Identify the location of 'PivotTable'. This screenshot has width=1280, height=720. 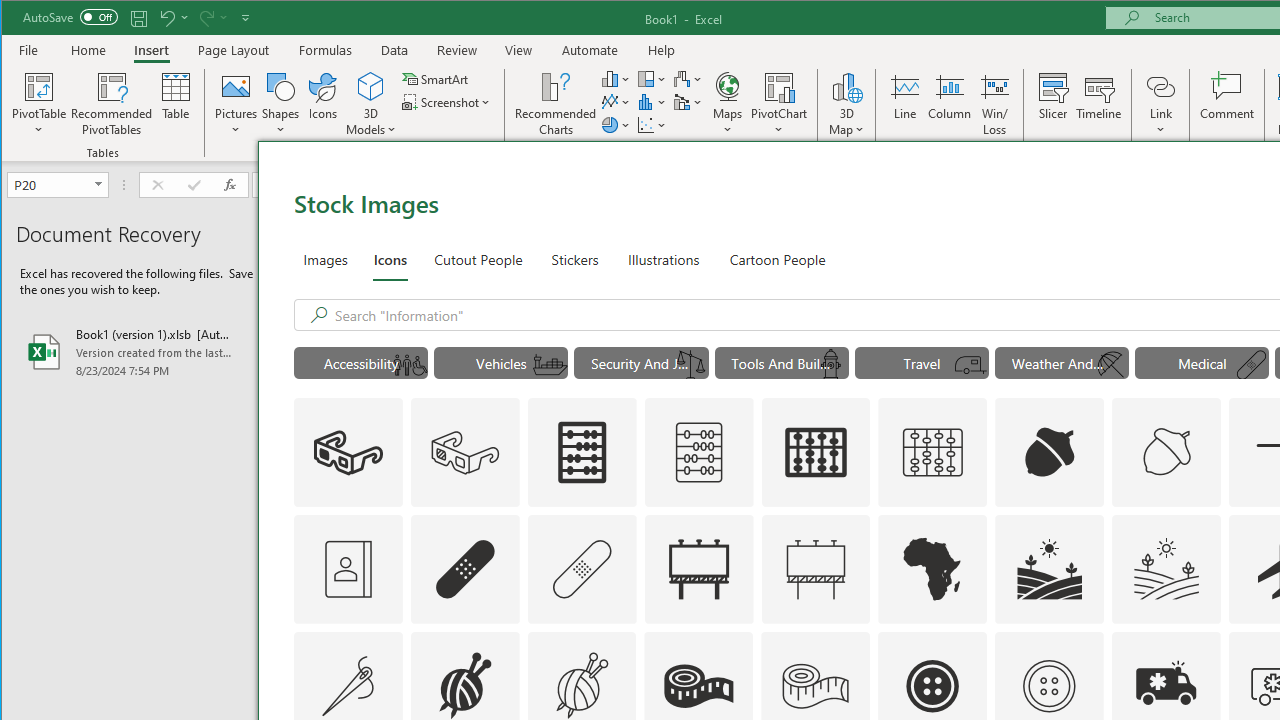
(39, 104).